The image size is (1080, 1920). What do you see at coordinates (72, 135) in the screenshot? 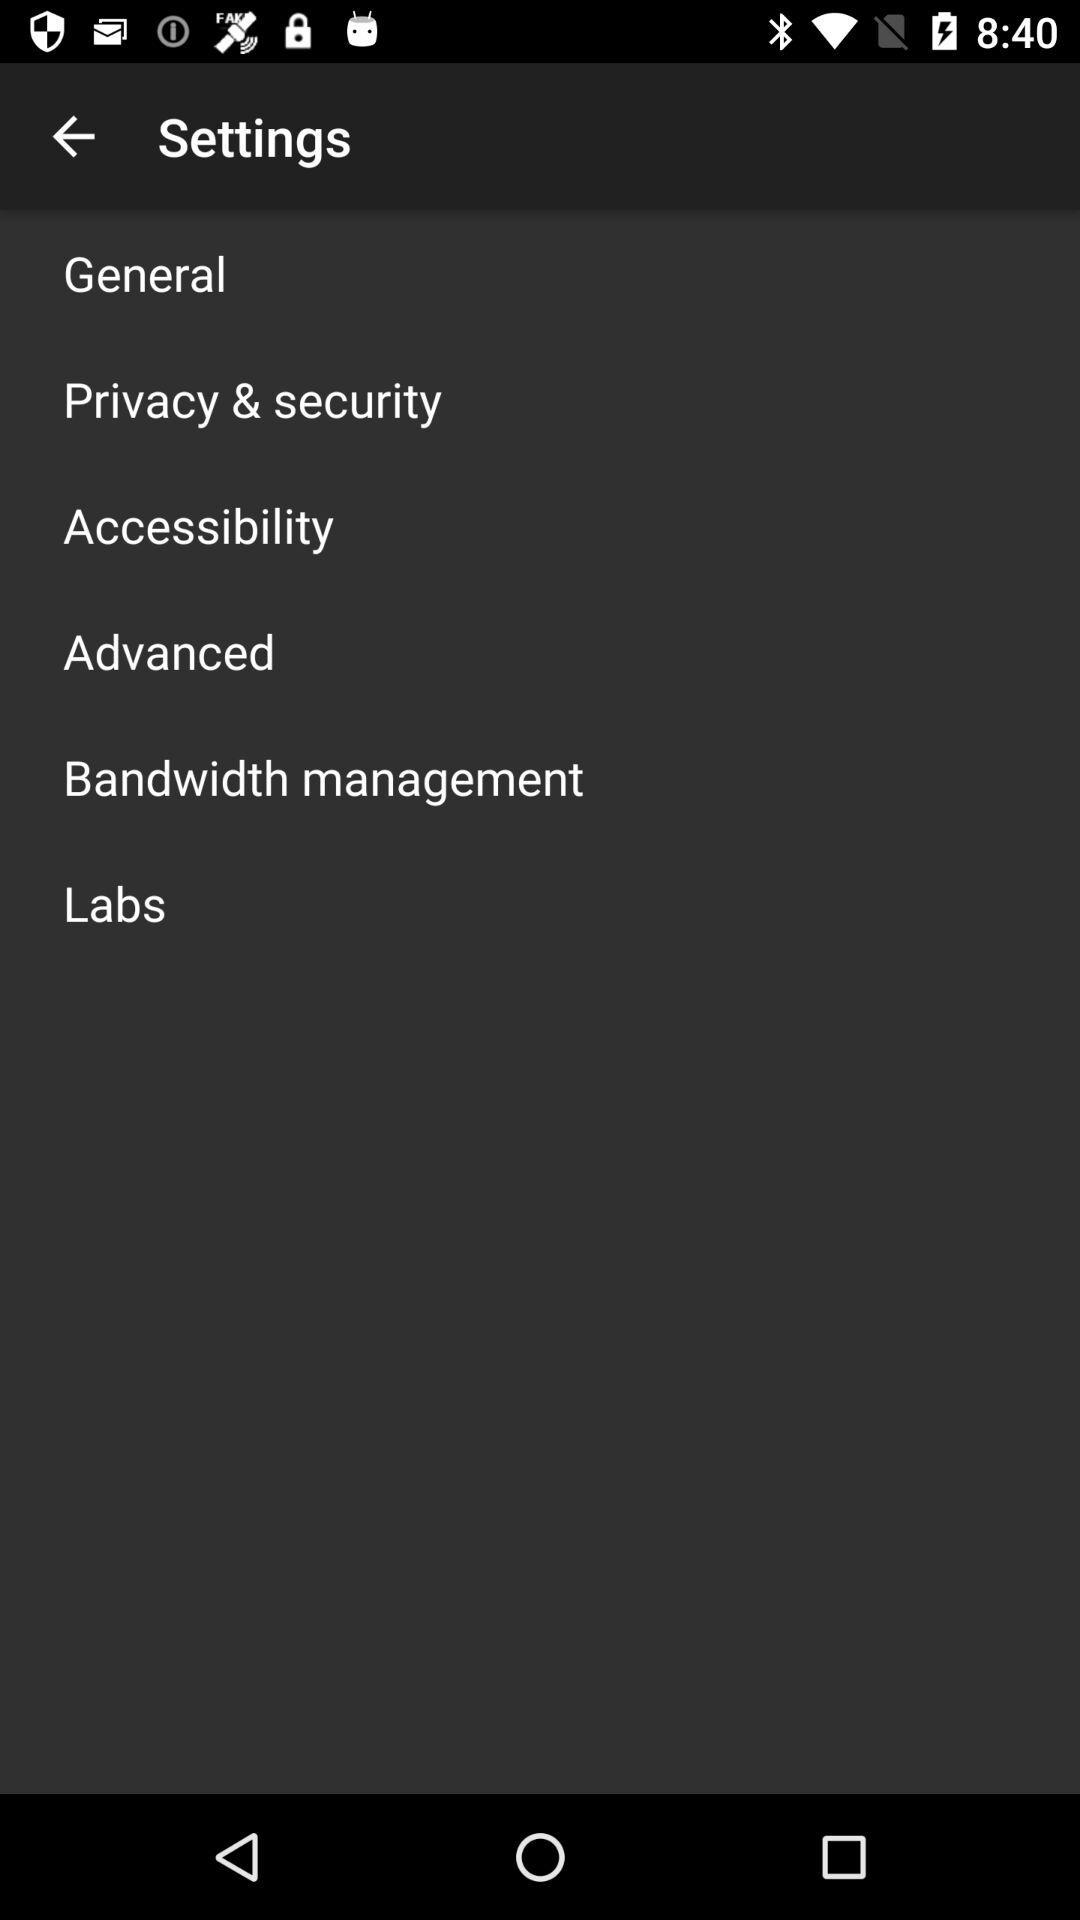
I see `icon to the left of settings item` at bounding box center [72, 135].